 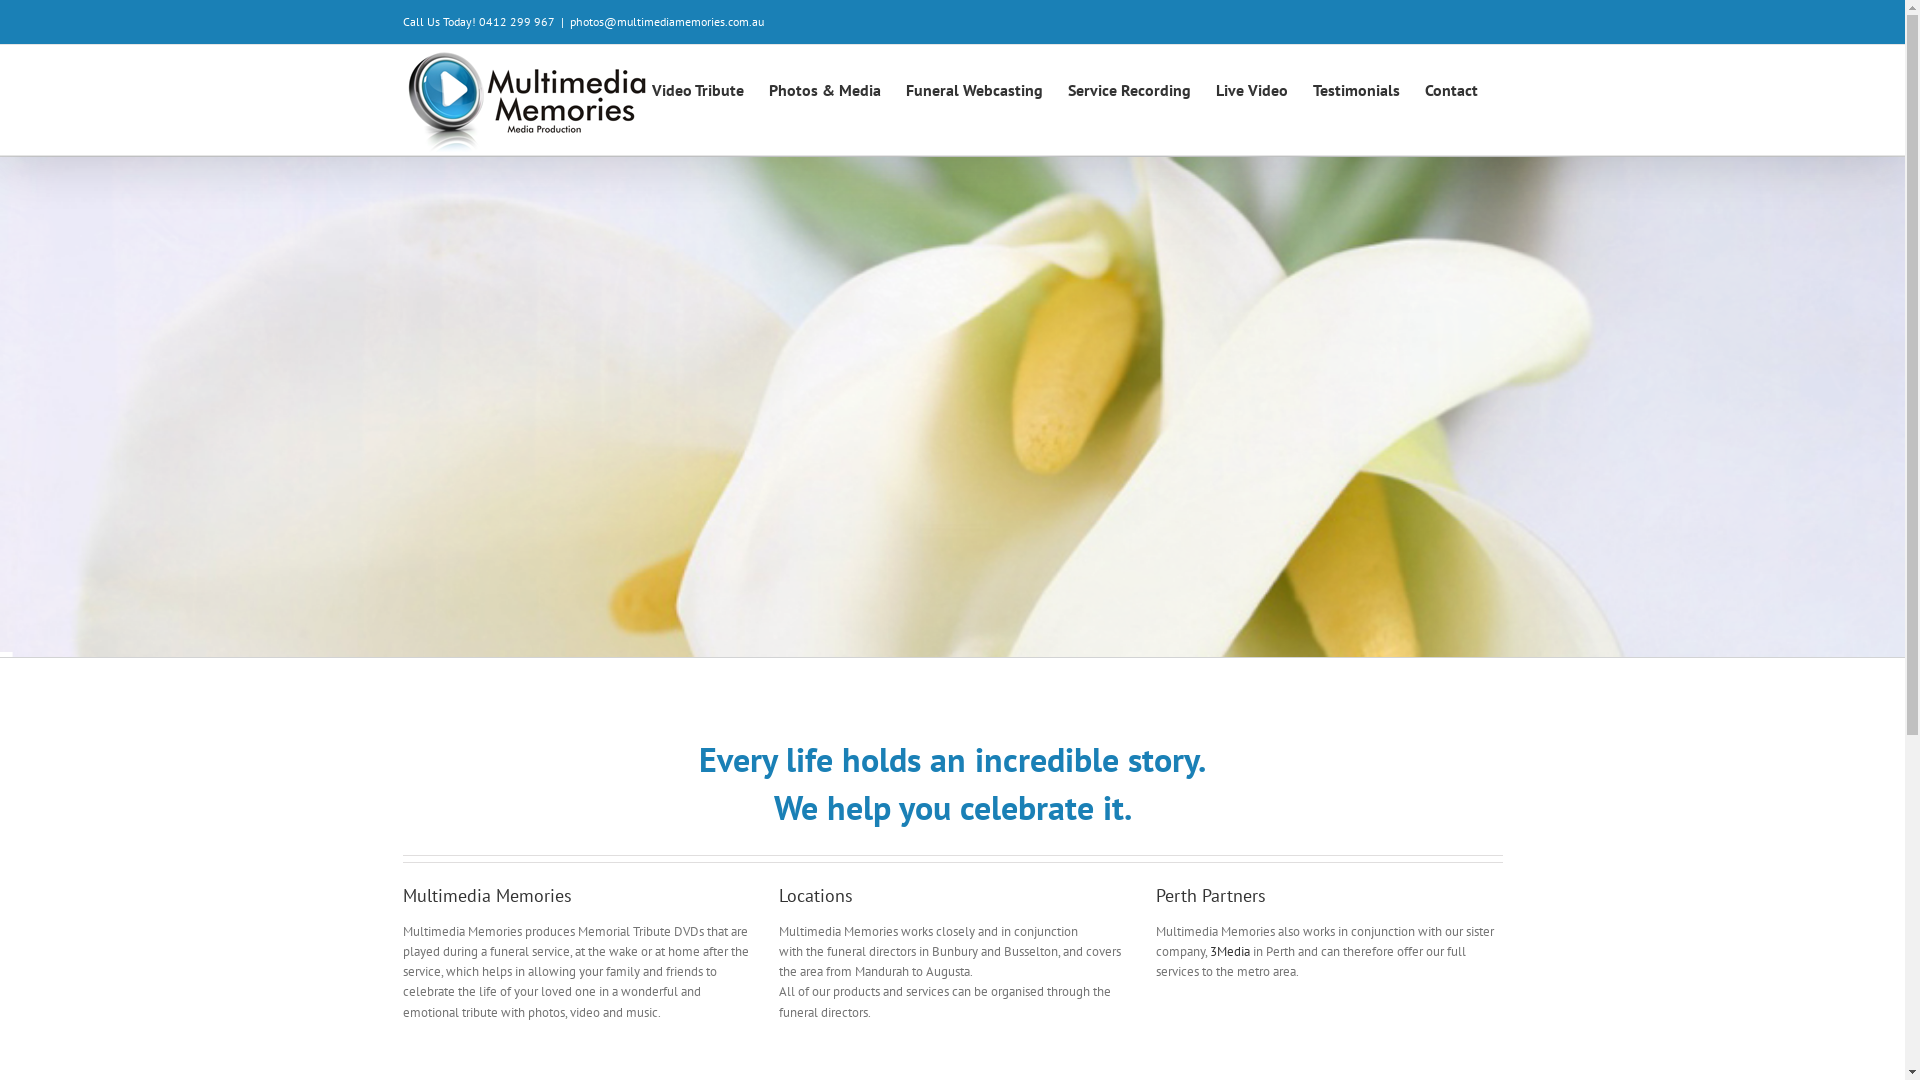 What do you see at coordinates (974, 87) in the screenshot?
I see `'Funeral Webcasting'` at bounding box center [974, 87].